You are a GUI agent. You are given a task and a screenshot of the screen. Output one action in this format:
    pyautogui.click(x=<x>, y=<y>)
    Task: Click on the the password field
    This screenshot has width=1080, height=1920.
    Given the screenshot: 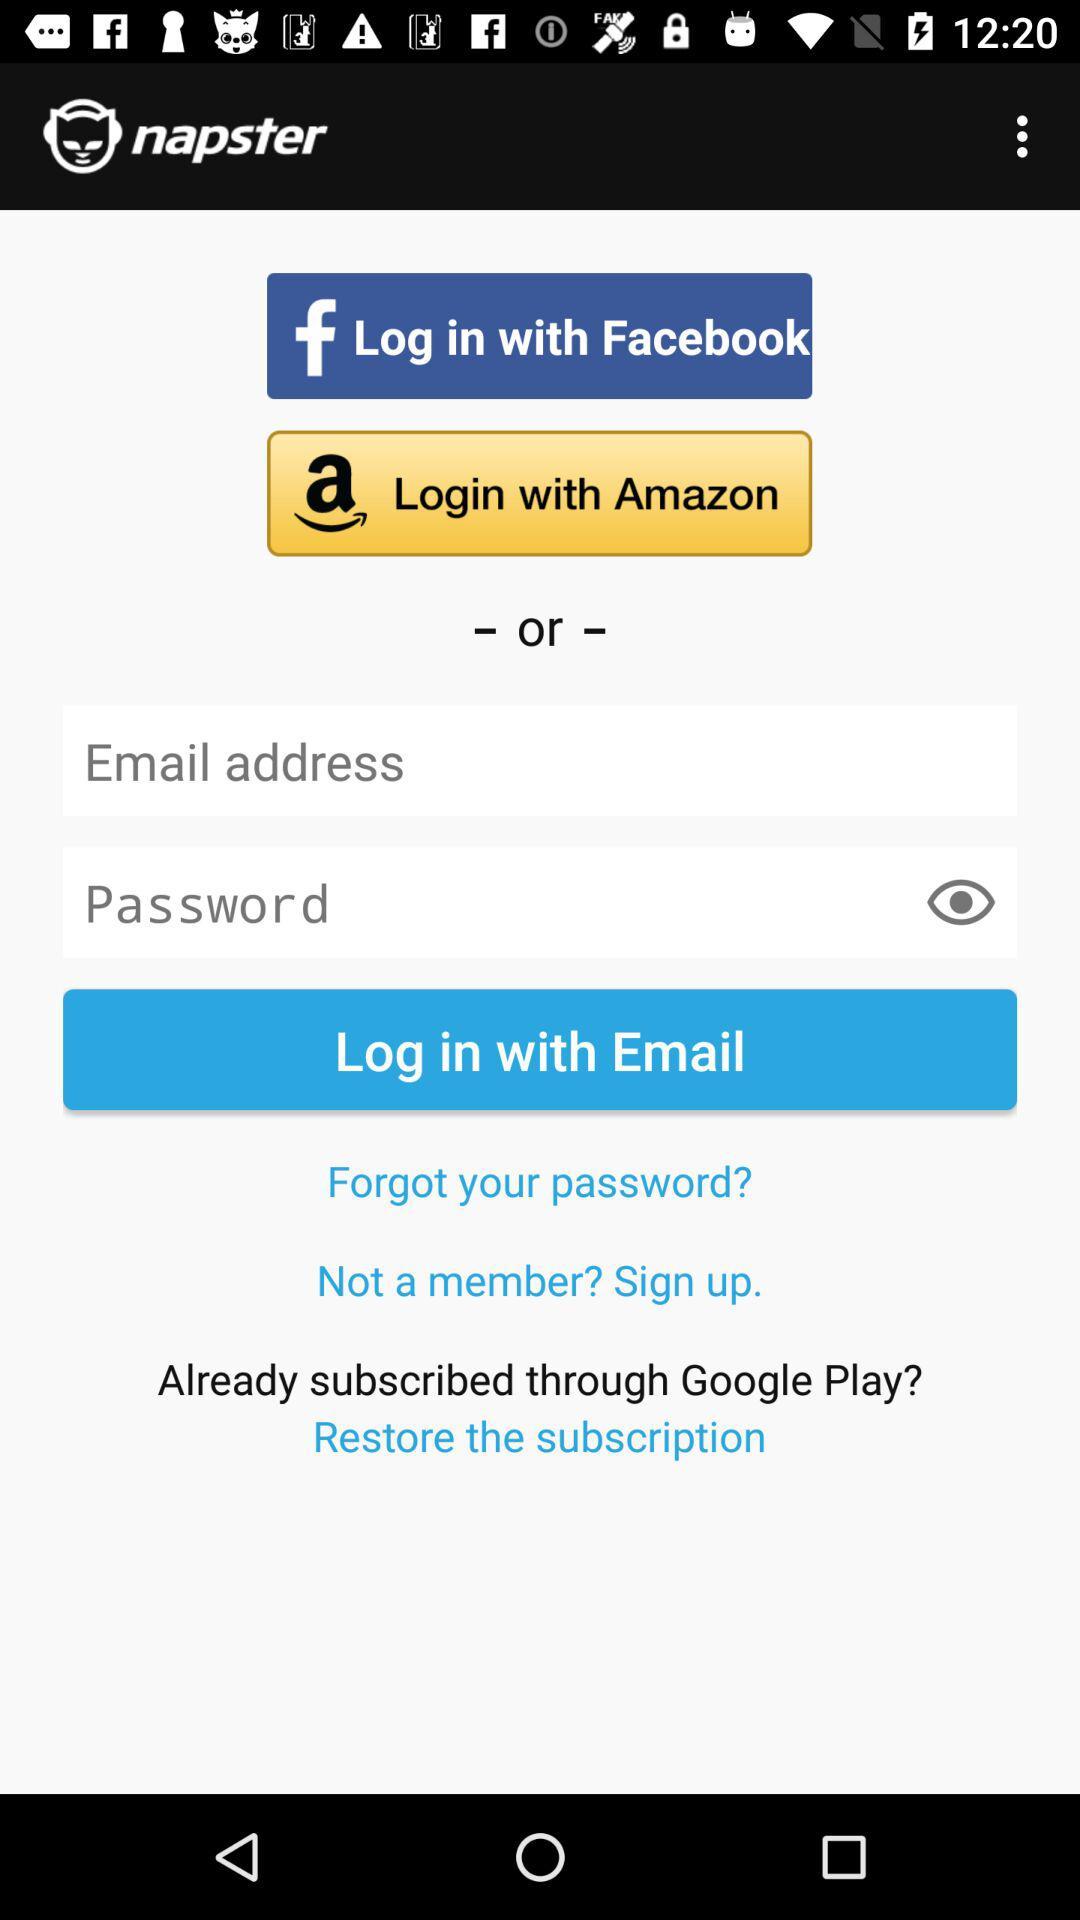 What is the action you would take?
    pyautogui.click(x=540, y=901)
    